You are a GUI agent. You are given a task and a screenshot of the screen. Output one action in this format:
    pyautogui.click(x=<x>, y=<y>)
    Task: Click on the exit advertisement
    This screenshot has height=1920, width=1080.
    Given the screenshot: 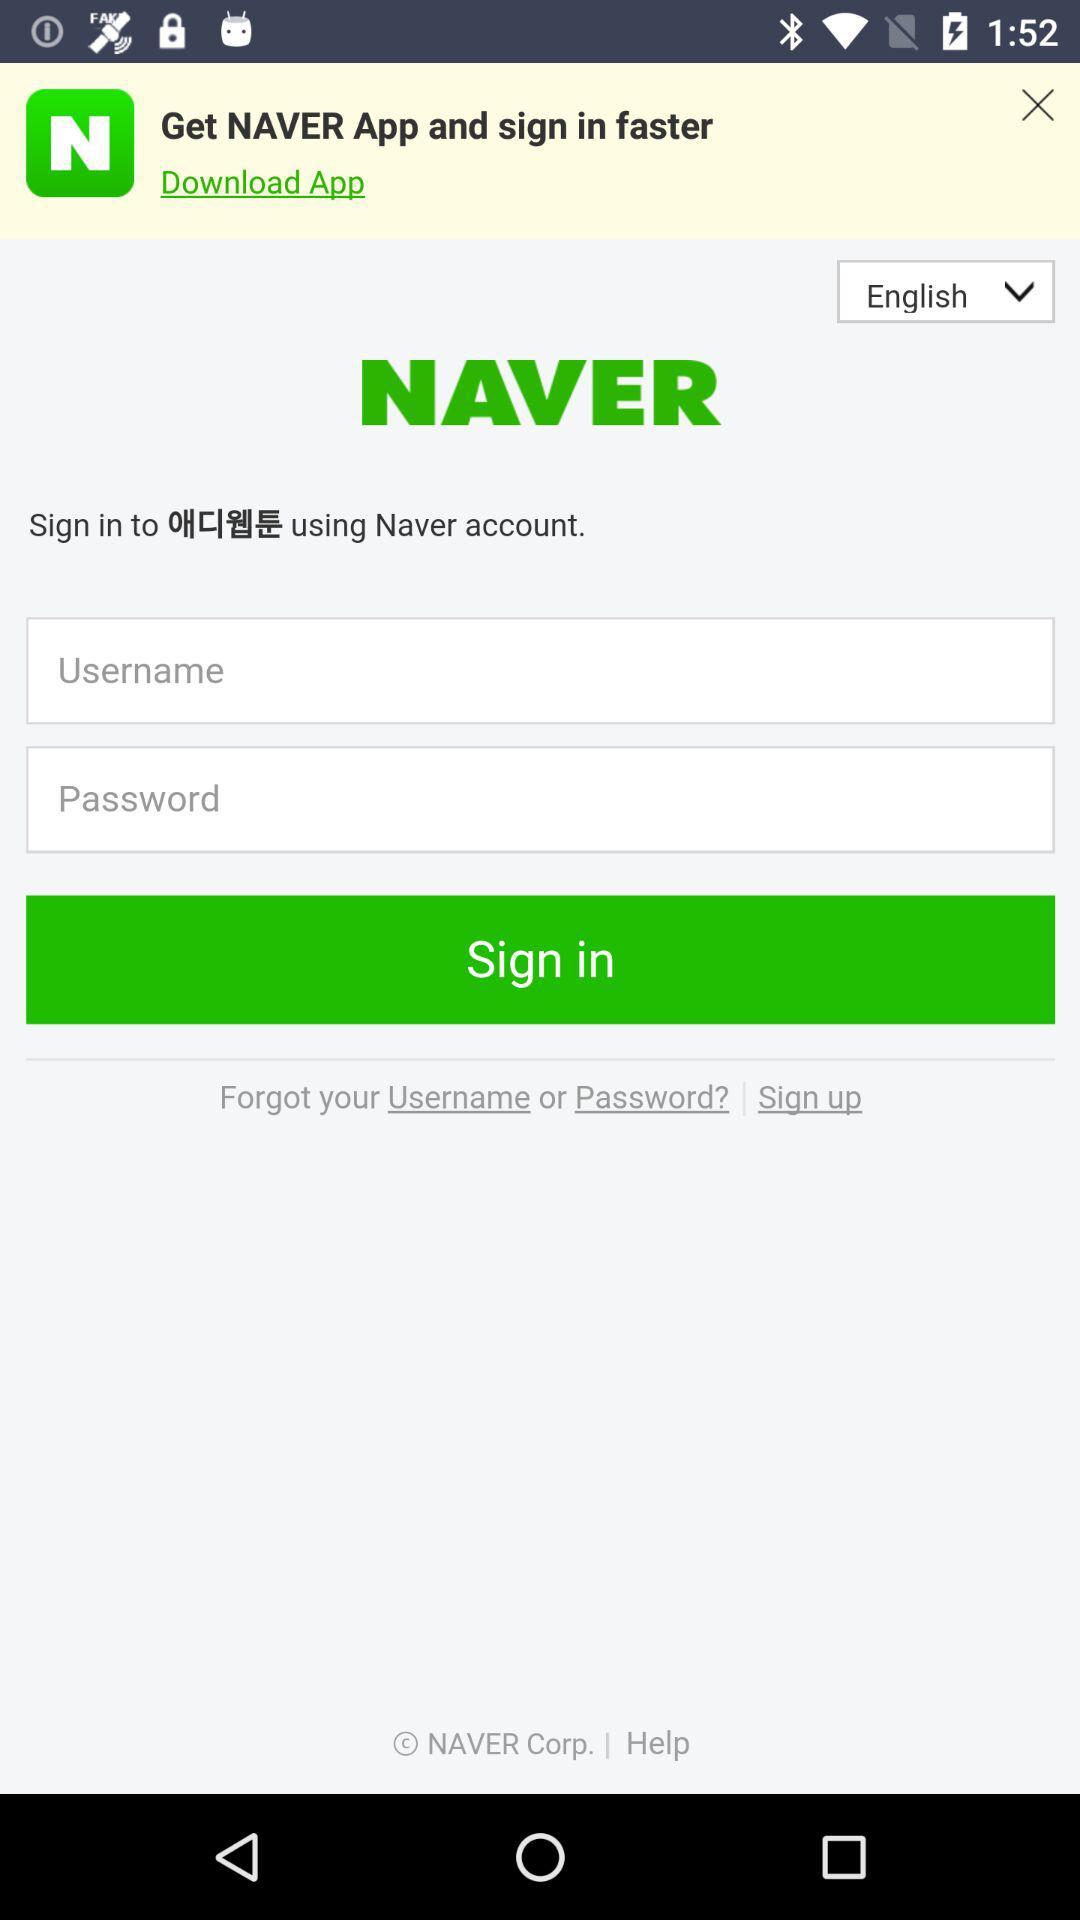 What is the action you would take?
    pyautogui.click(x=1036, y=150)
    